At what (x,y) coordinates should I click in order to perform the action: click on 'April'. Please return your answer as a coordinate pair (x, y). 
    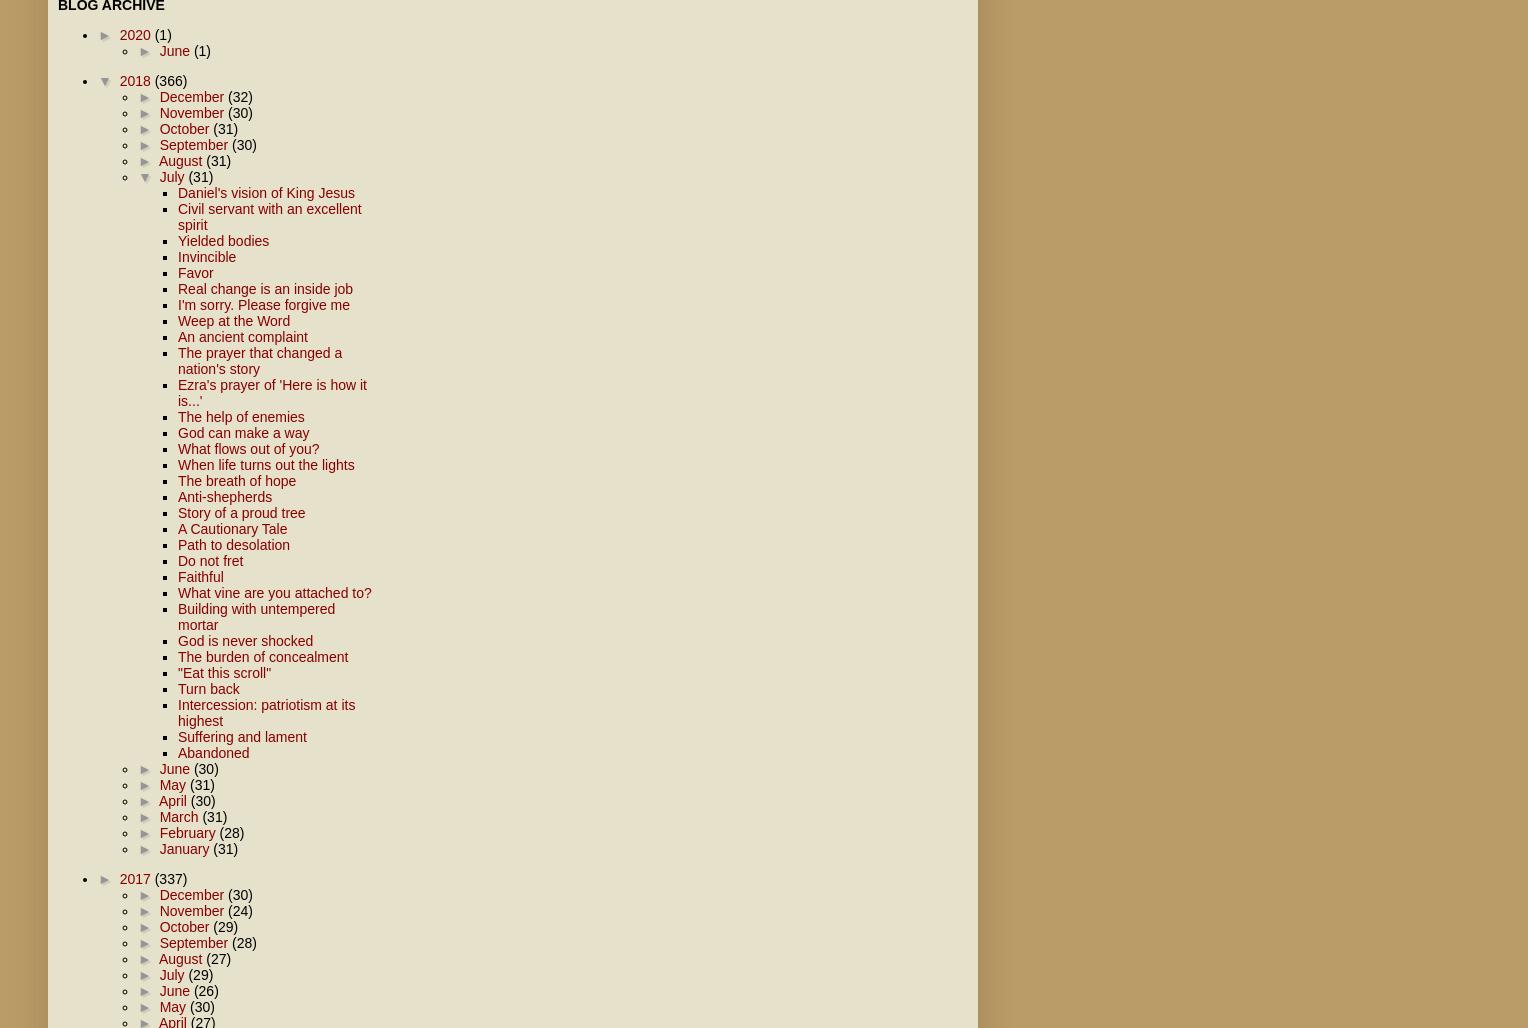
    Looking at the image, I should click on (174, 801).